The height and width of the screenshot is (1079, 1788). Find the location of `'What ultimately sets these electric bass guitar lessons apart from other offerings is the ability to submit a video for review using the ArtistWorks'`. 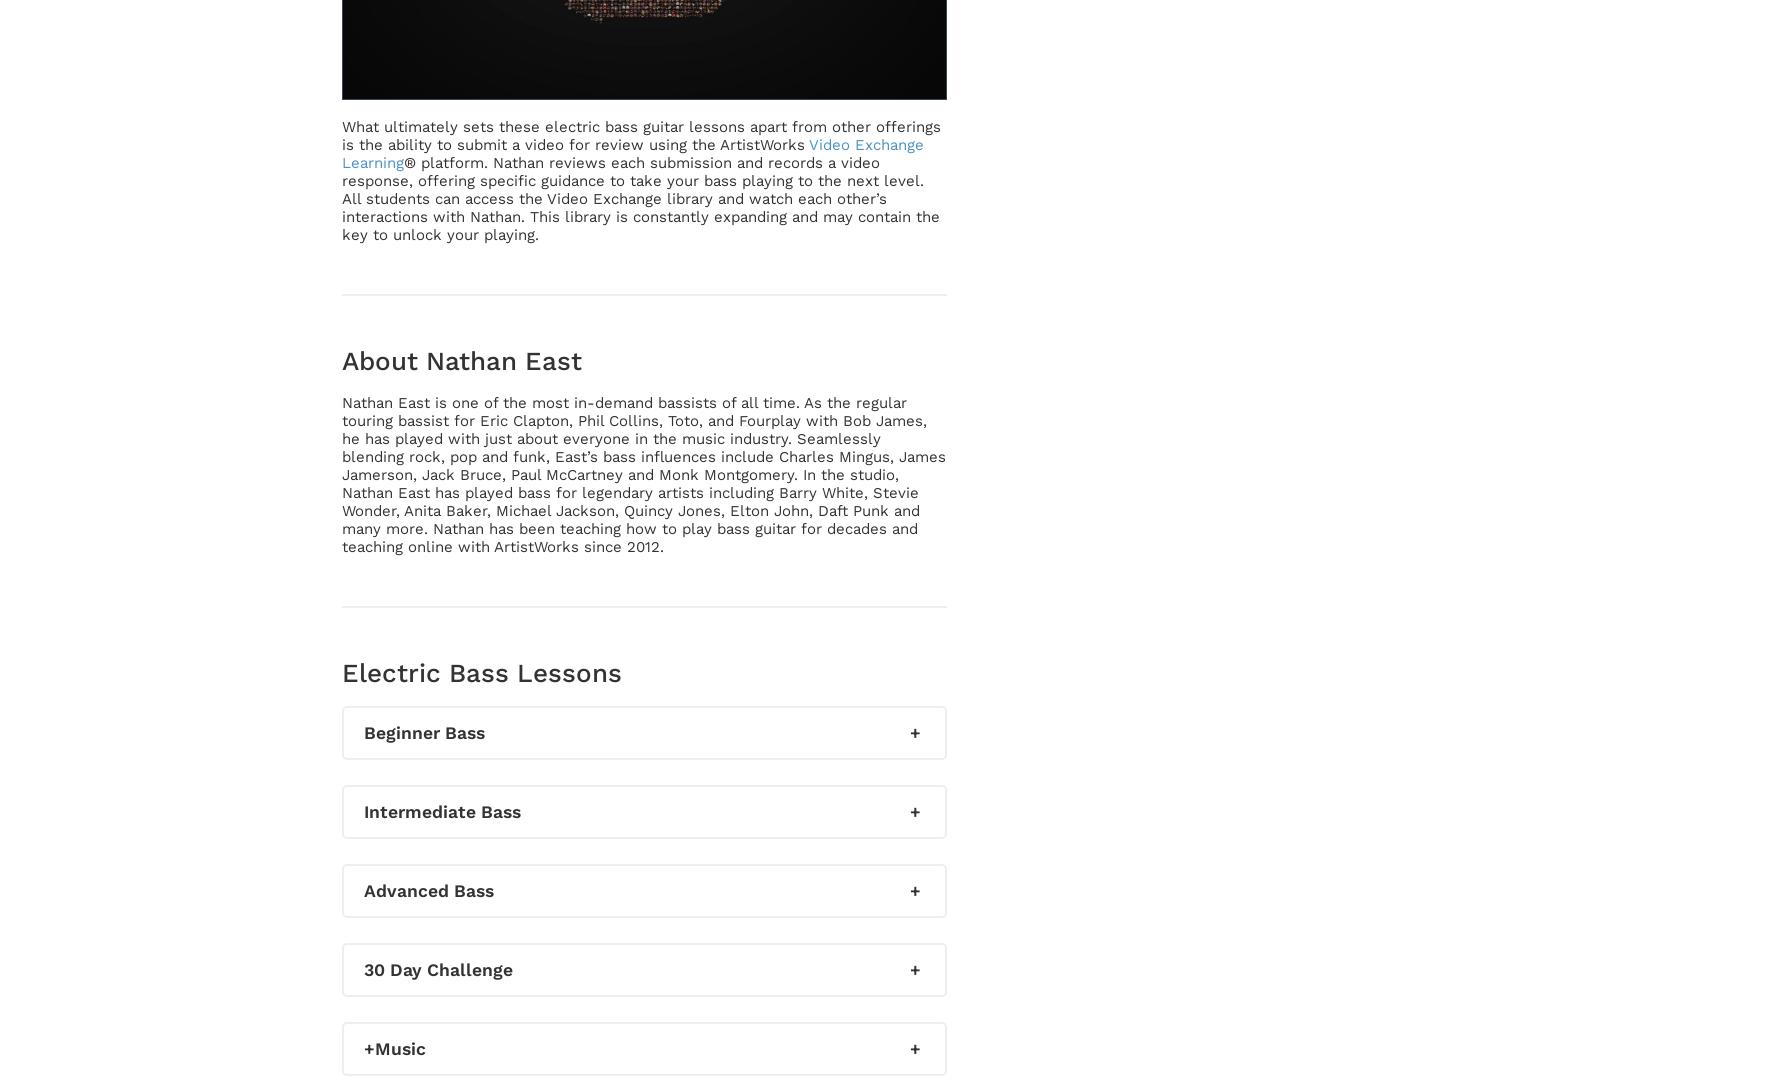

'What ultimately sets these electric bass guitar lessons apart from other offerings is the ability to submit a video for review using the ArtistWorks' is located at coordinates (641, 134).